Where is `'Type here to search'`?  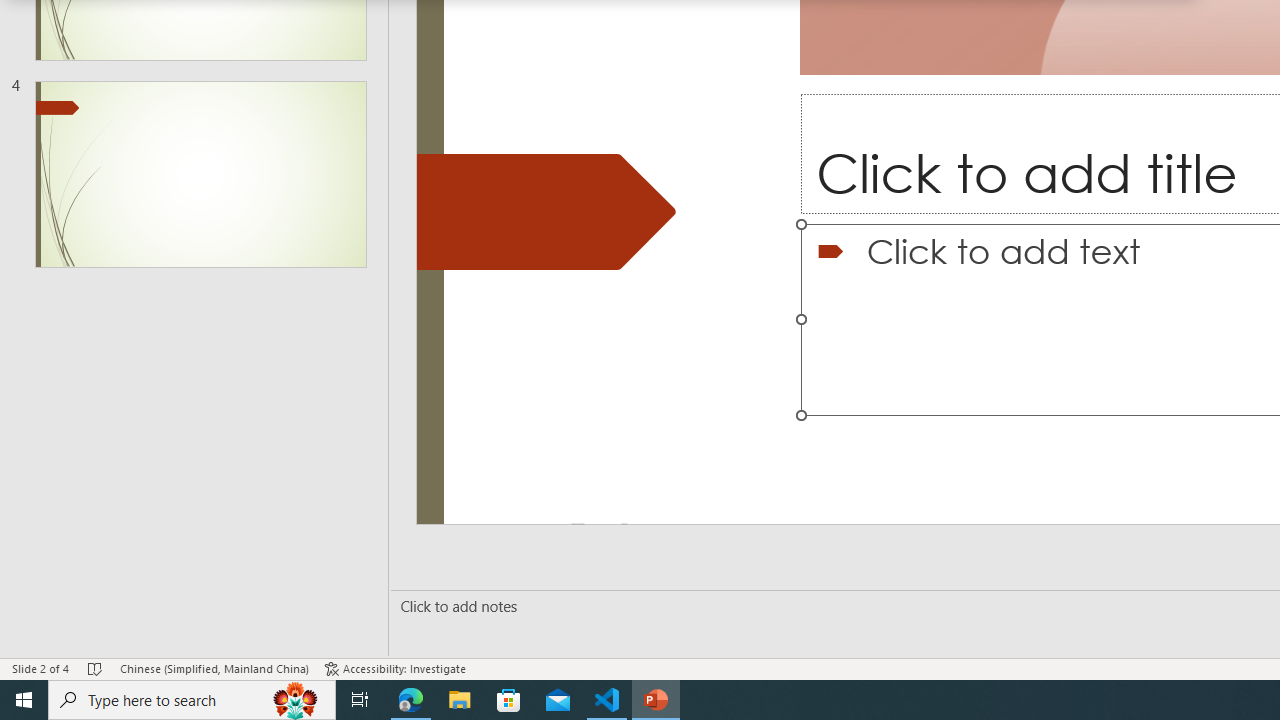 'Type here to search' is located at coordinates (192, 698).